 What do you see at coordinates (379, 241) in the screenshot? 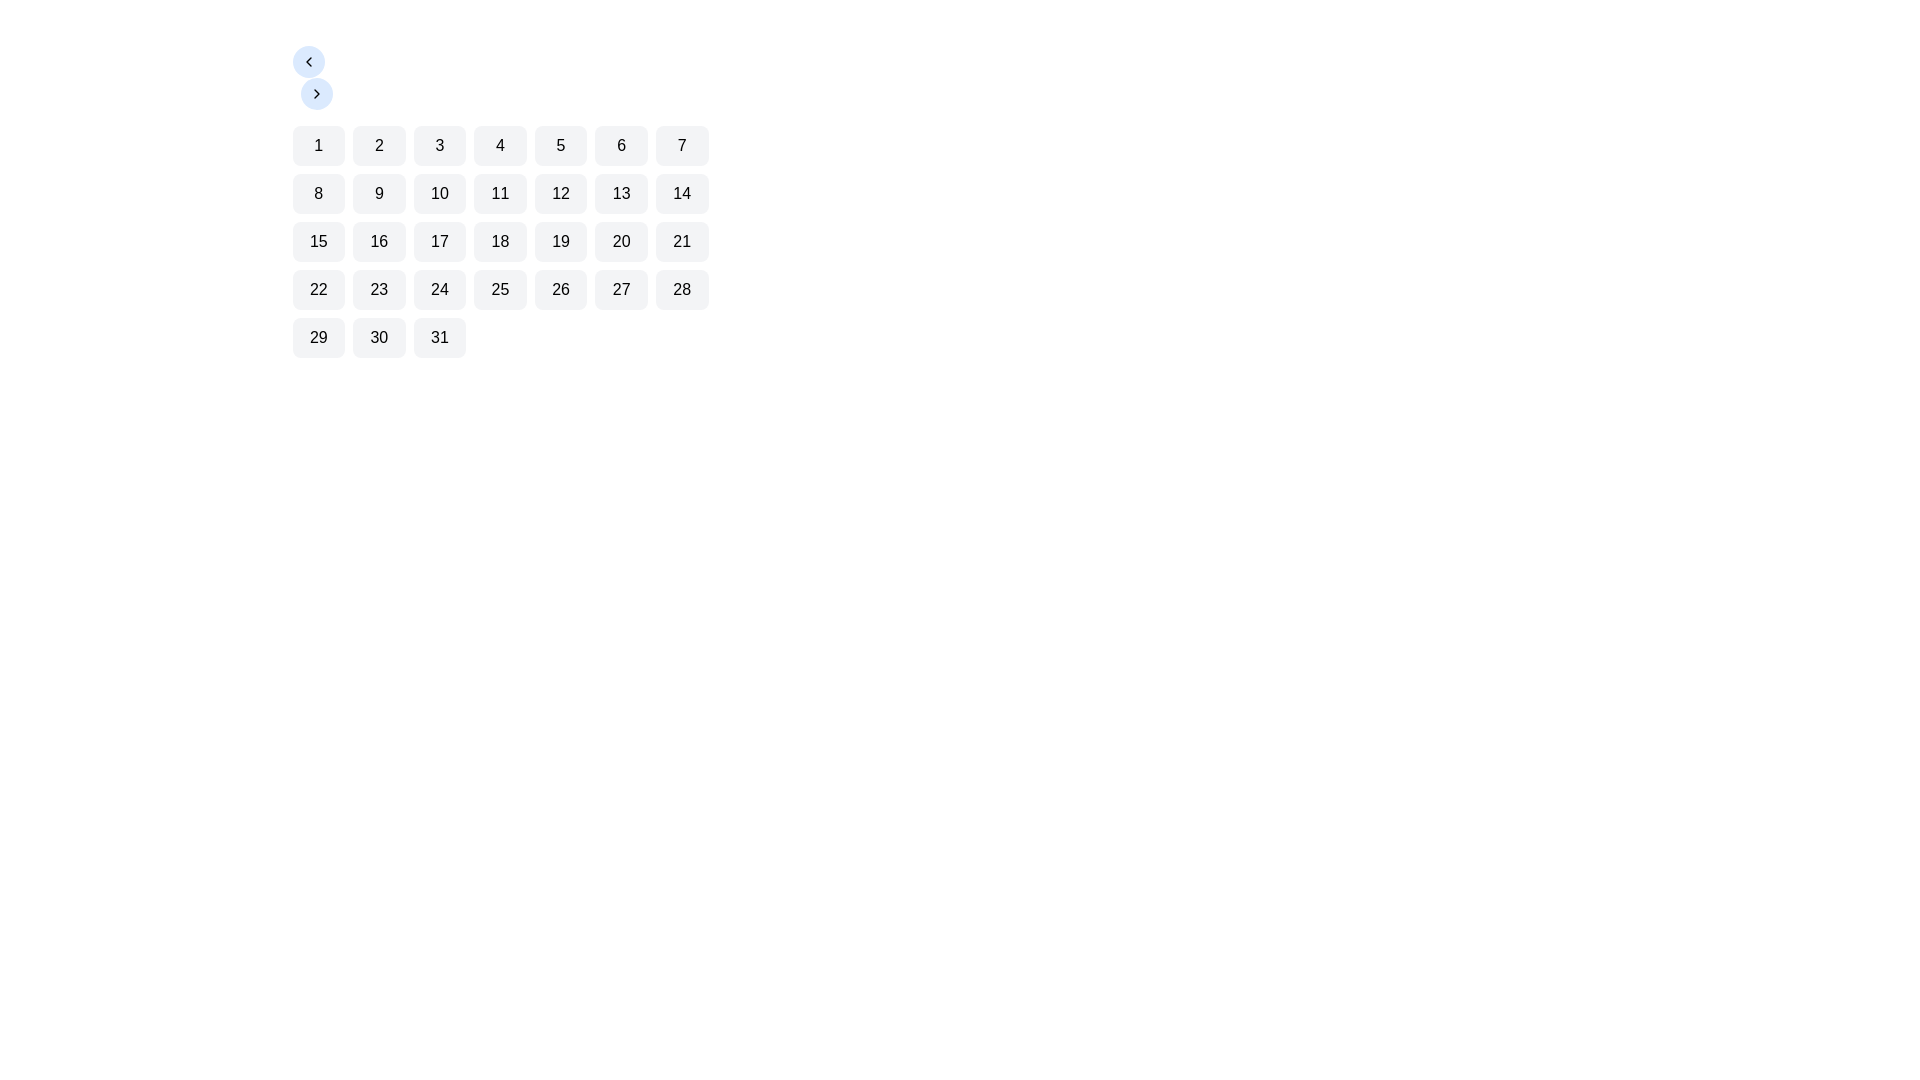
I see `the square button with the number '16' in bold black text` at bounding box center [379, 241].